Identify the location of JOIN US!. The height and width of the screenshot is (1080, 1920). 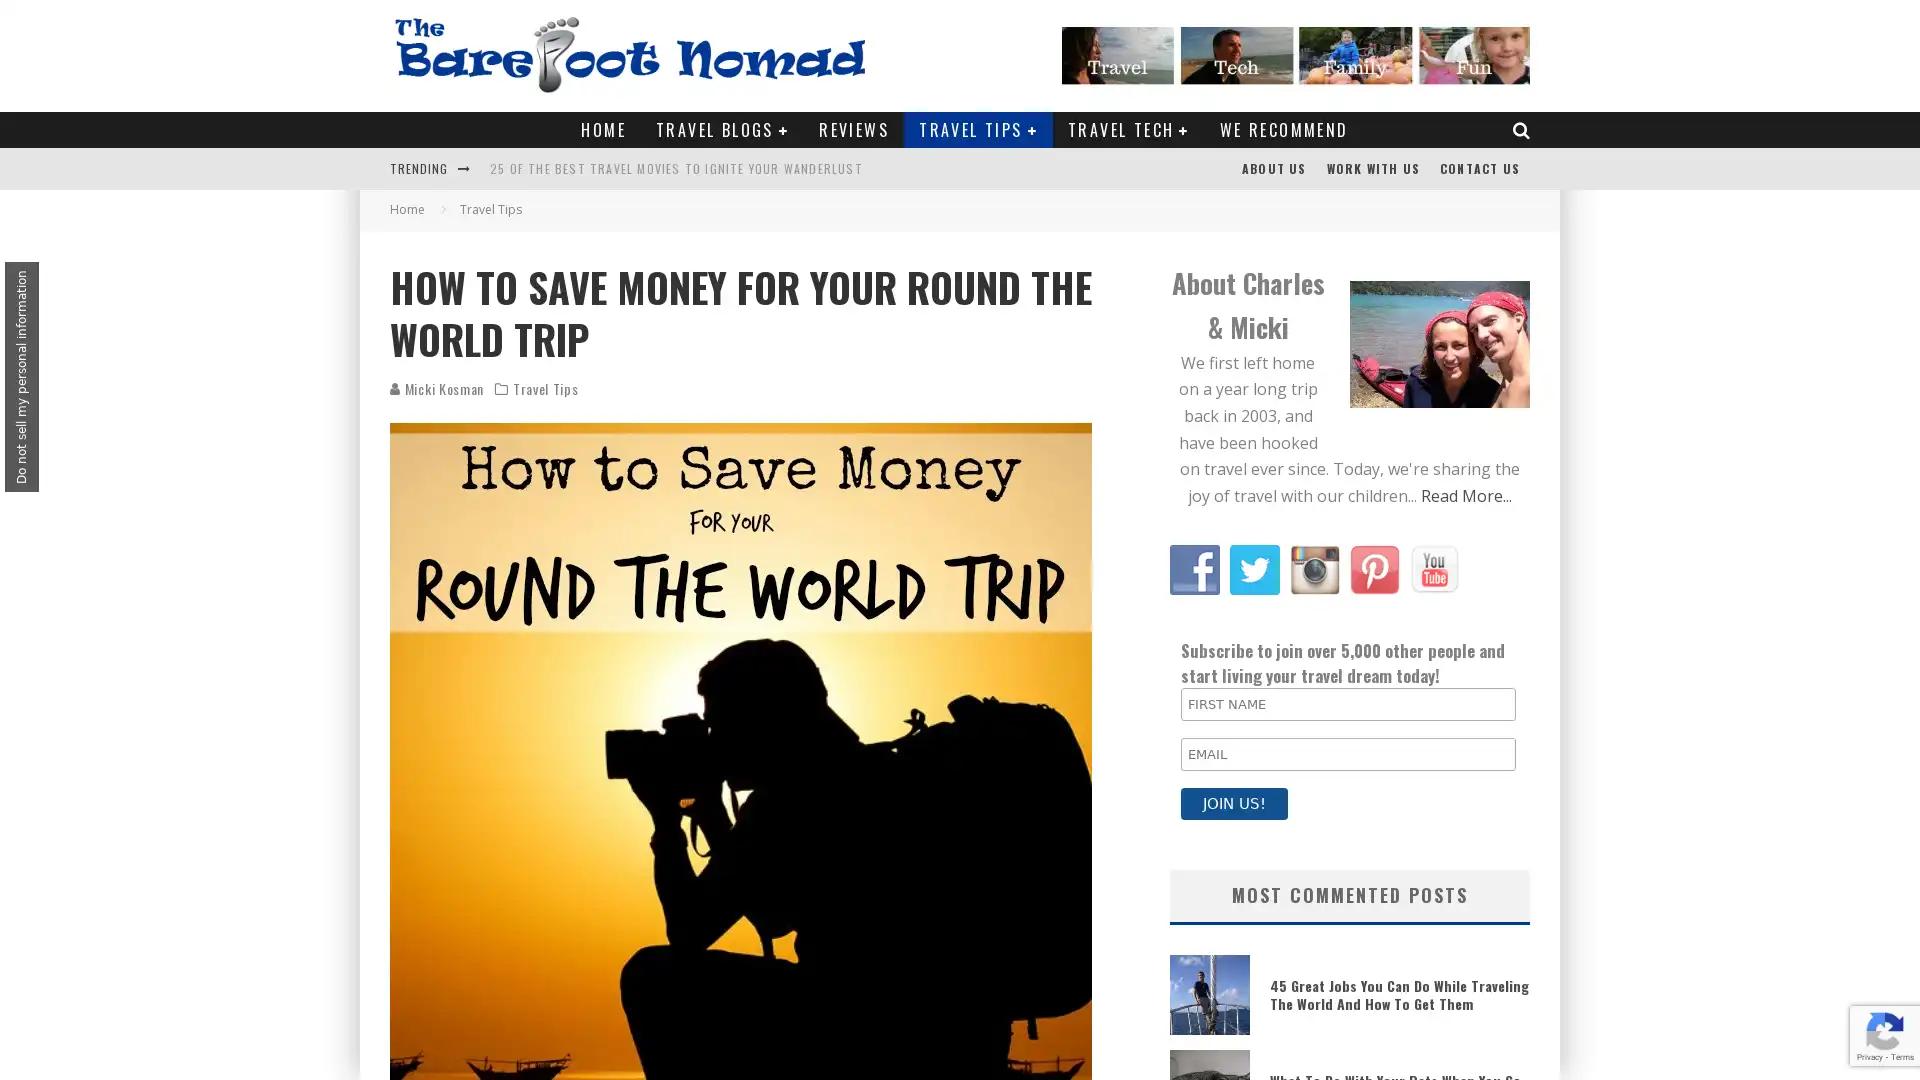
(1232, 801).